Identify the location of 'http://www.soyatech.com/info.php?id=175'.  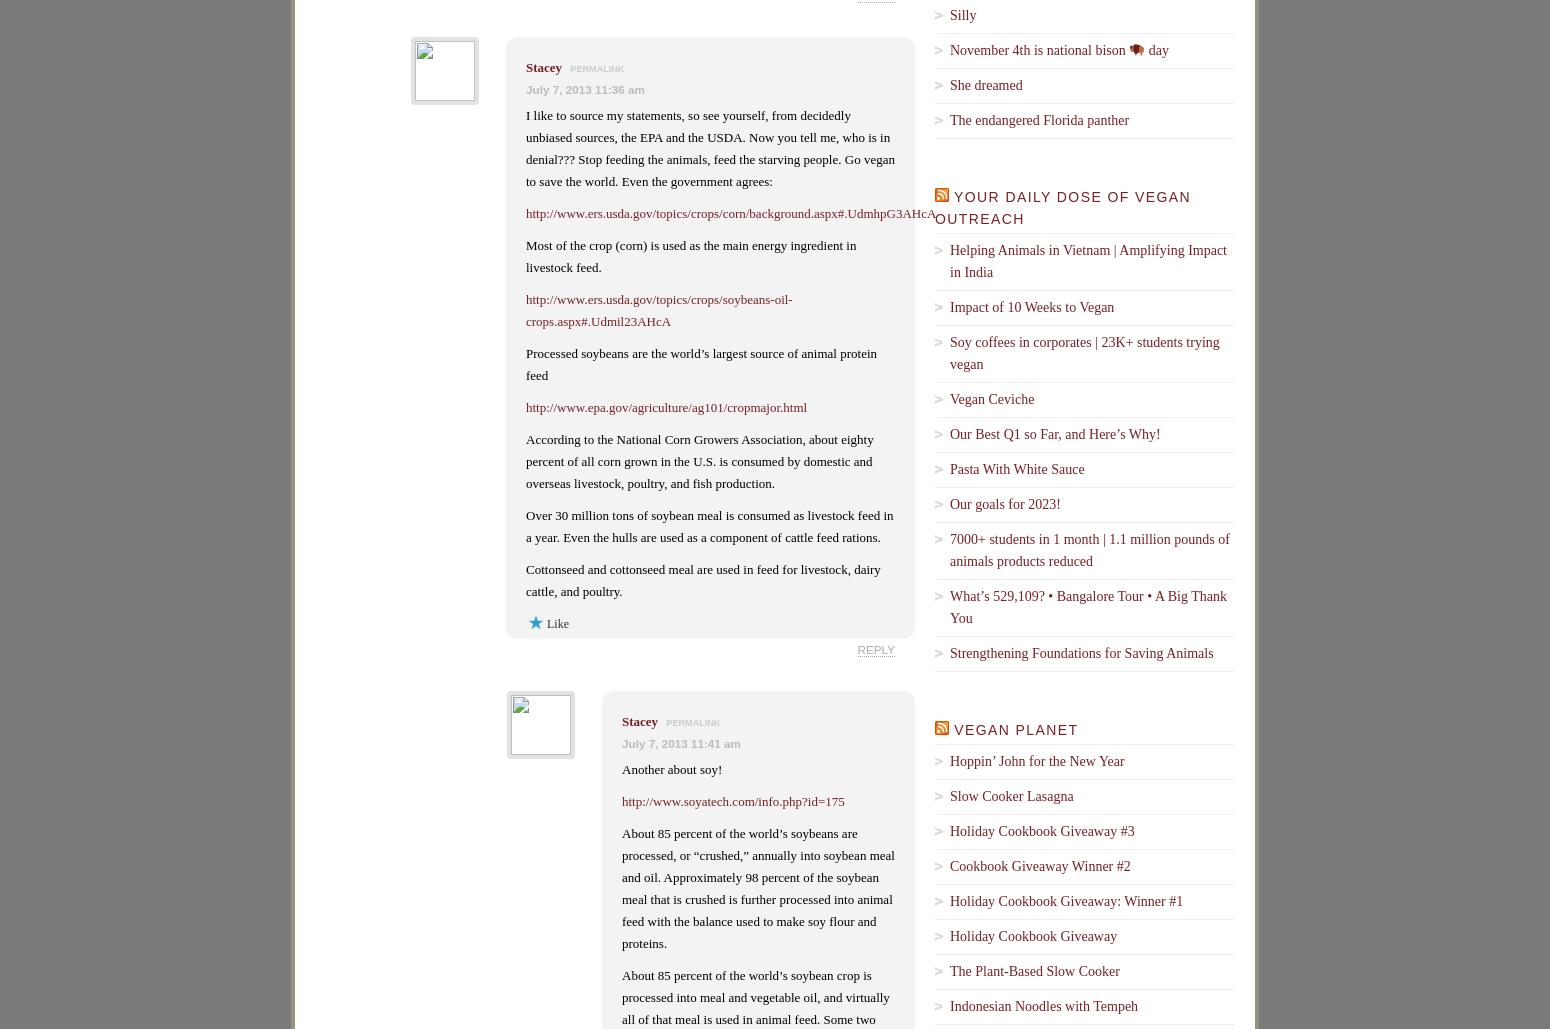
(621, 801).